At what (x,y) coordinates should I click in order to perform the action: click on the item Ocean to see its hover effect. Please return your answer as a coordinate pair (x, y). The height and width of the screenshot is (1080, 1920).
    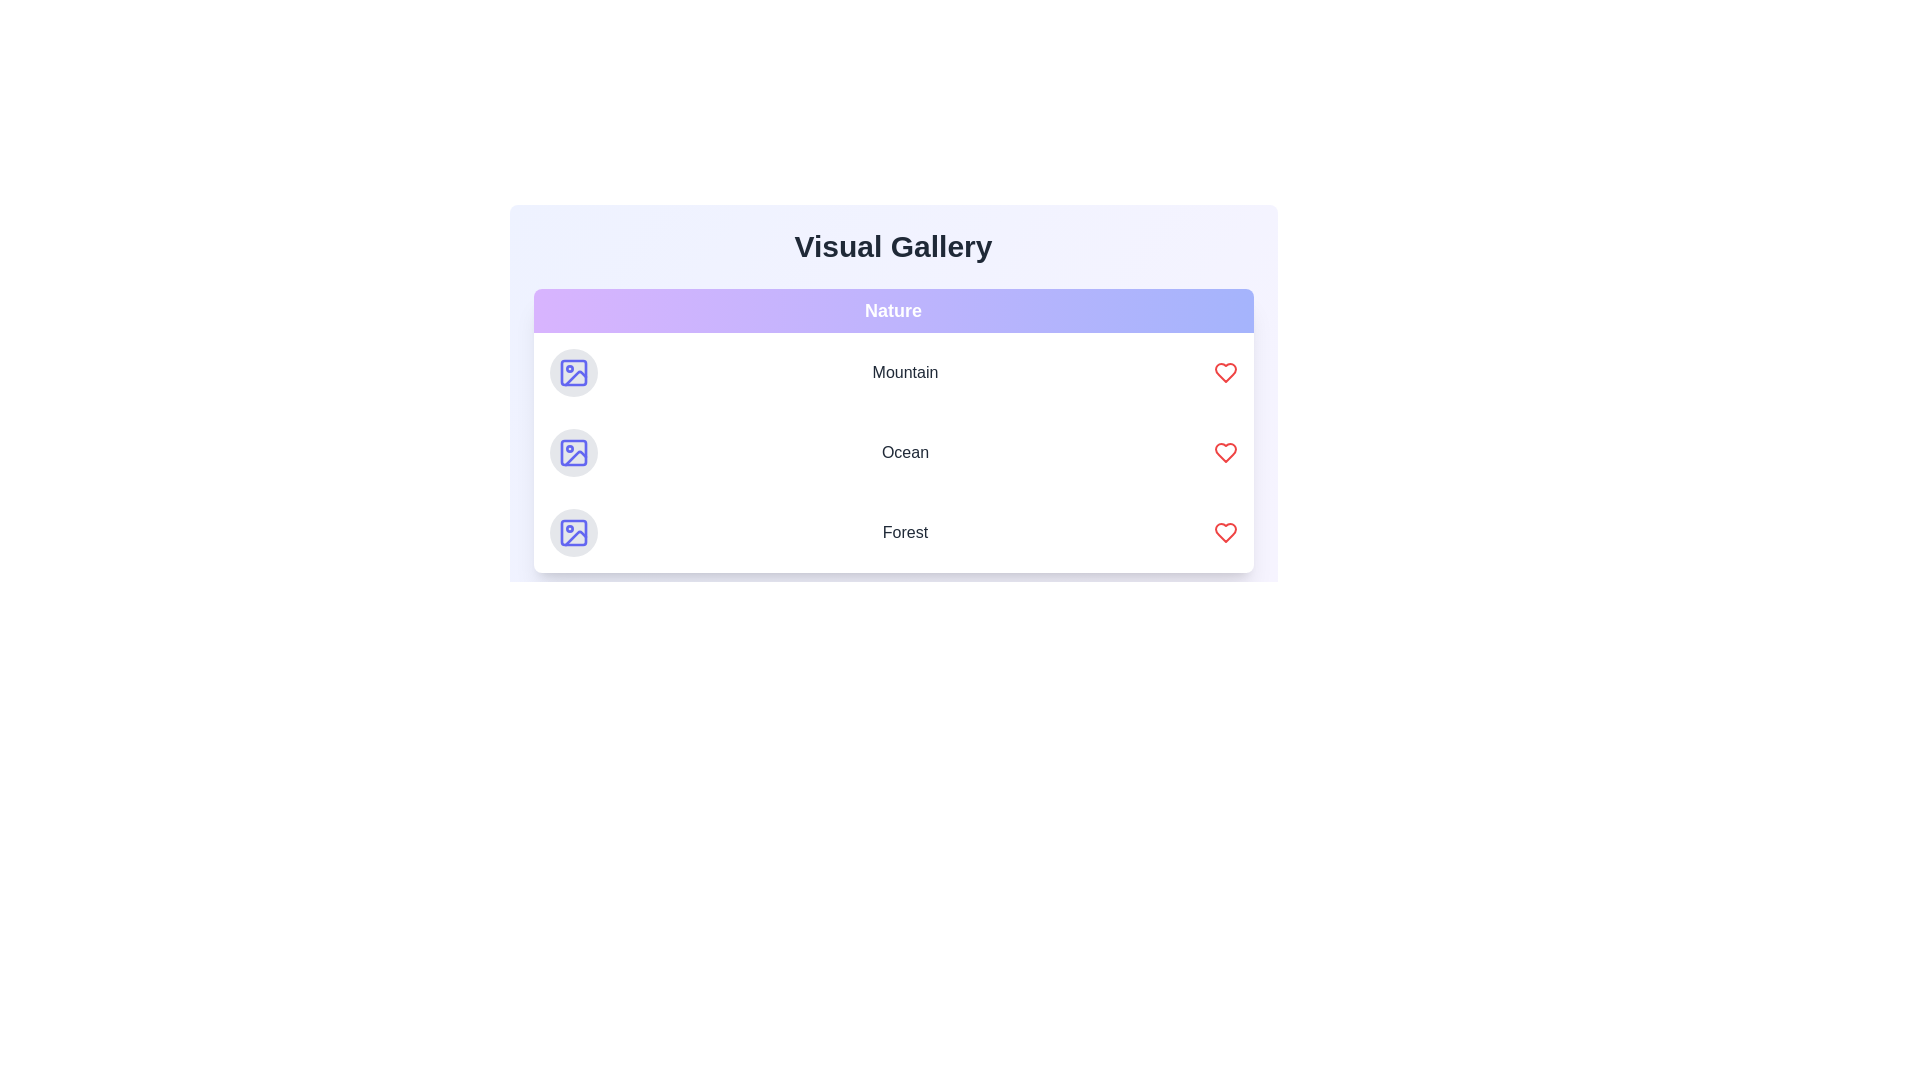
    Looking at the image, I should click on (892, 452).